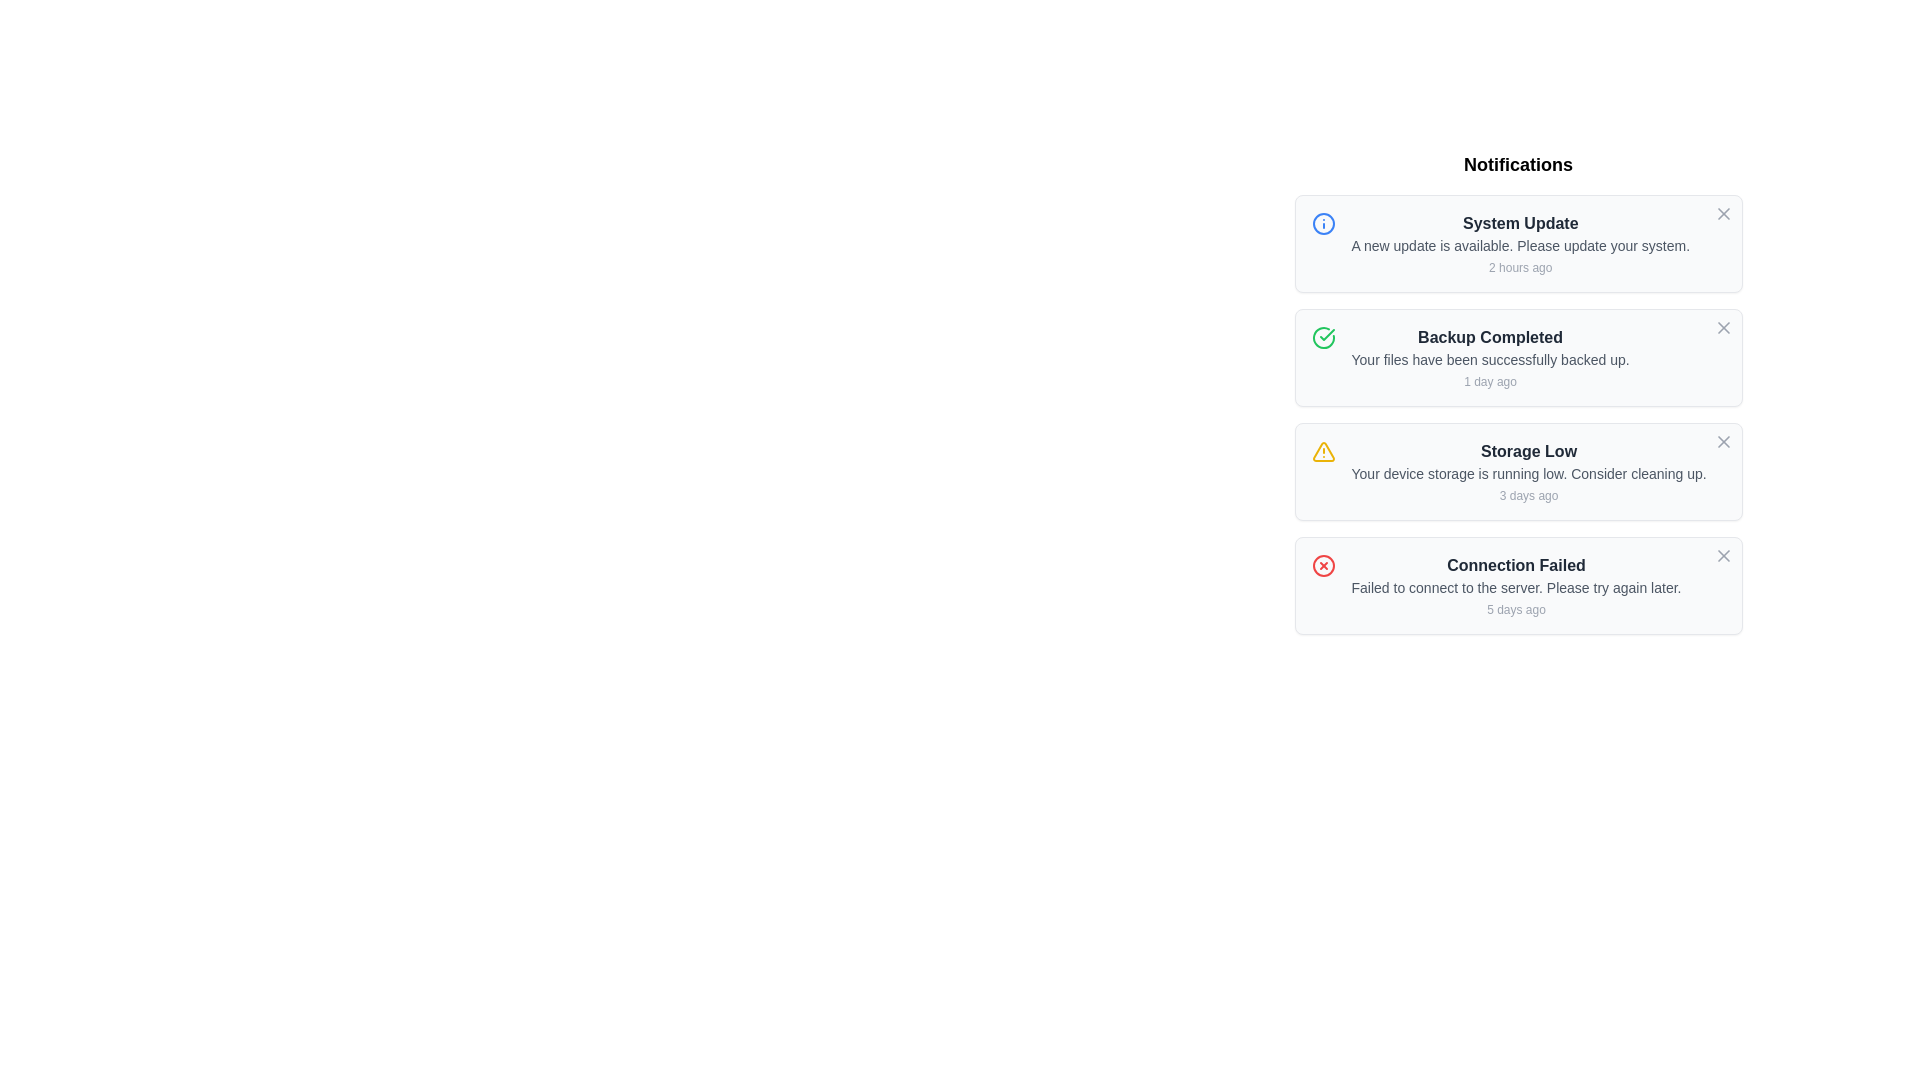  What do you see at coordinates (1722, 555) in the screenshot?
I see `the 'X'-shaped close icon located in the top-right corner of the 'Connection Failed' notification` at bounding box center [1722, 555].